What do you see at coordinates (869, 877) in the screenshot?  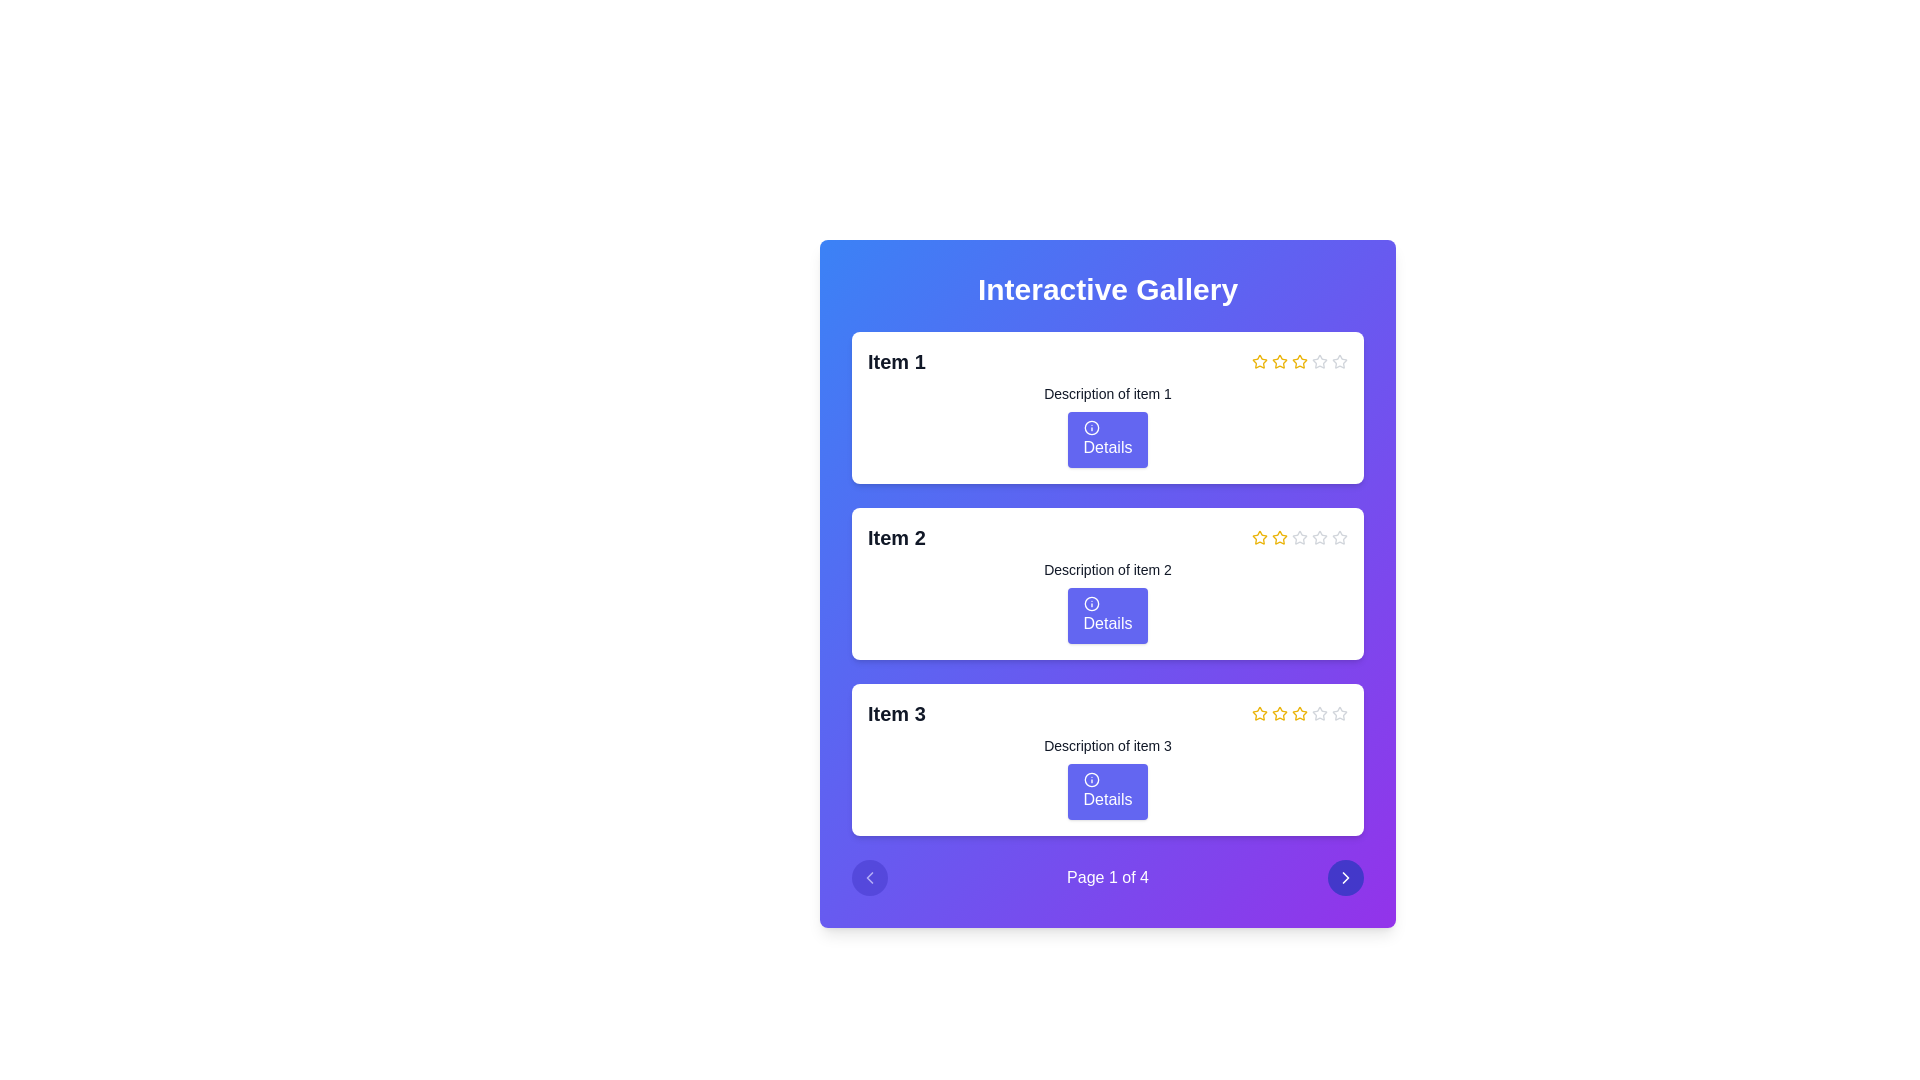 I see `the left-pointing chevron arrow icon located within the circular button in the bottom-left corner of the interface` at bounding box center [869, 877].